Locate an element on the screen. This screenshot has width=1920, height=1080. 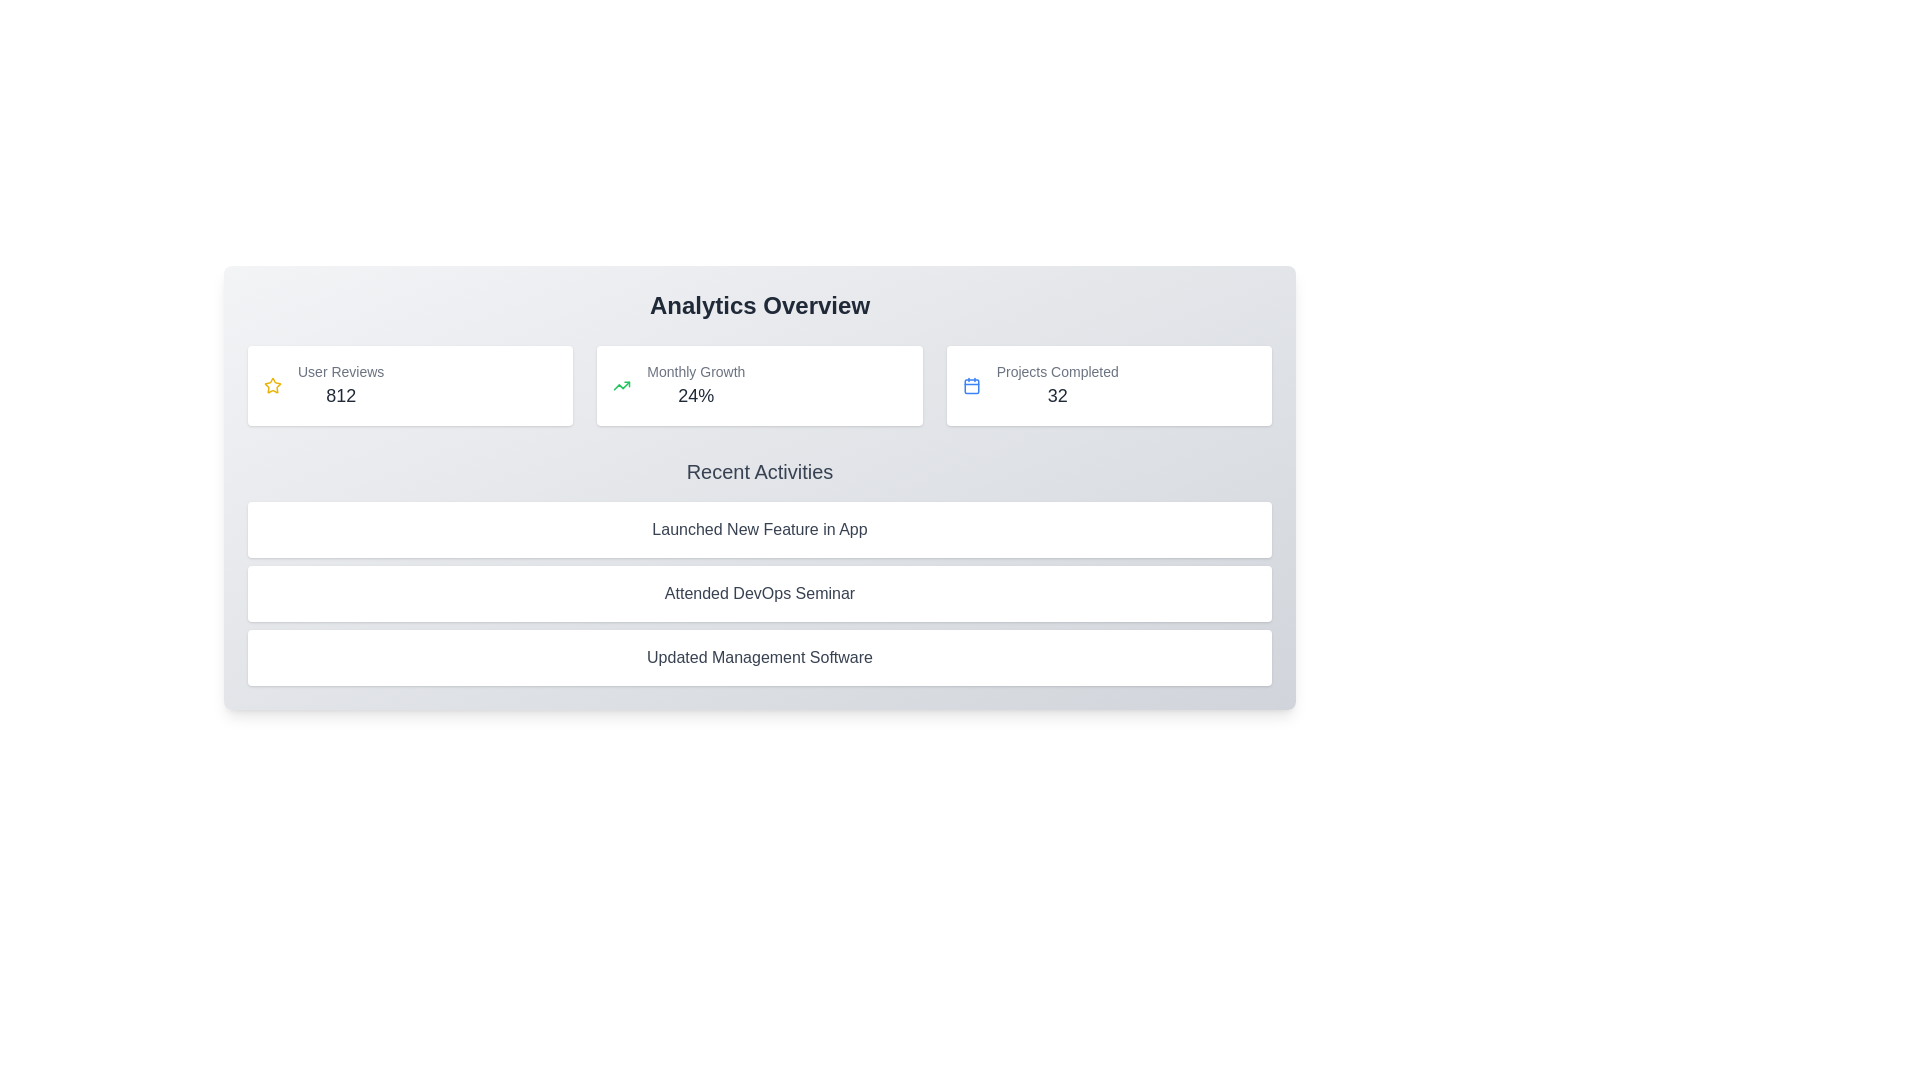
the Card containing a grid layout with statistics labeled 'User Reviews', 'Monthly Growth', and 'Projects Completed', located in the 'Analytics Overview' section is located at coordinates (758, 385).